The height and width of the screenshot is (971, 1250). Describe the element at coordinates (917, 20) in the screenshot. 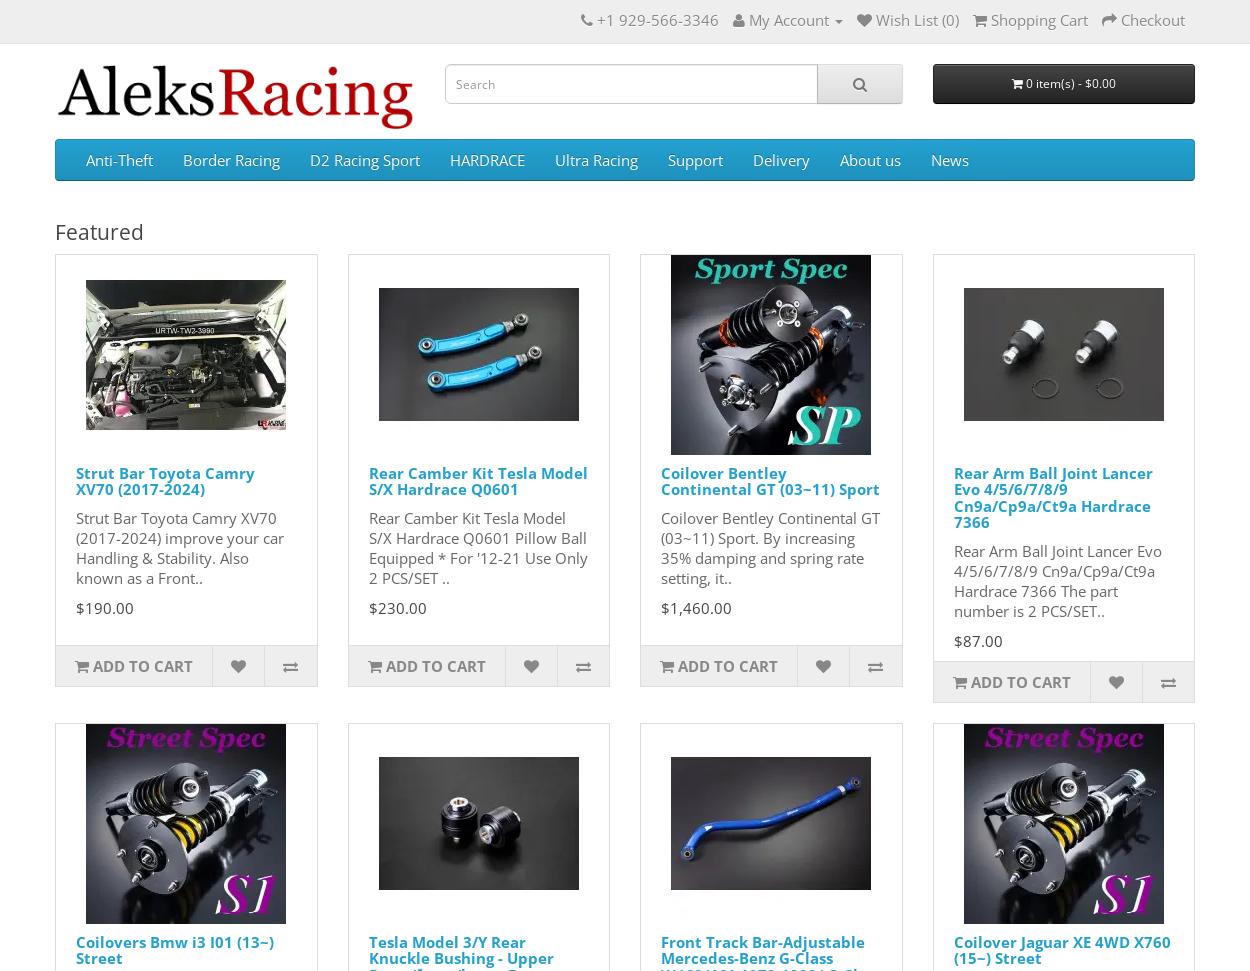

I see `'Wish List (0)'` at that location.